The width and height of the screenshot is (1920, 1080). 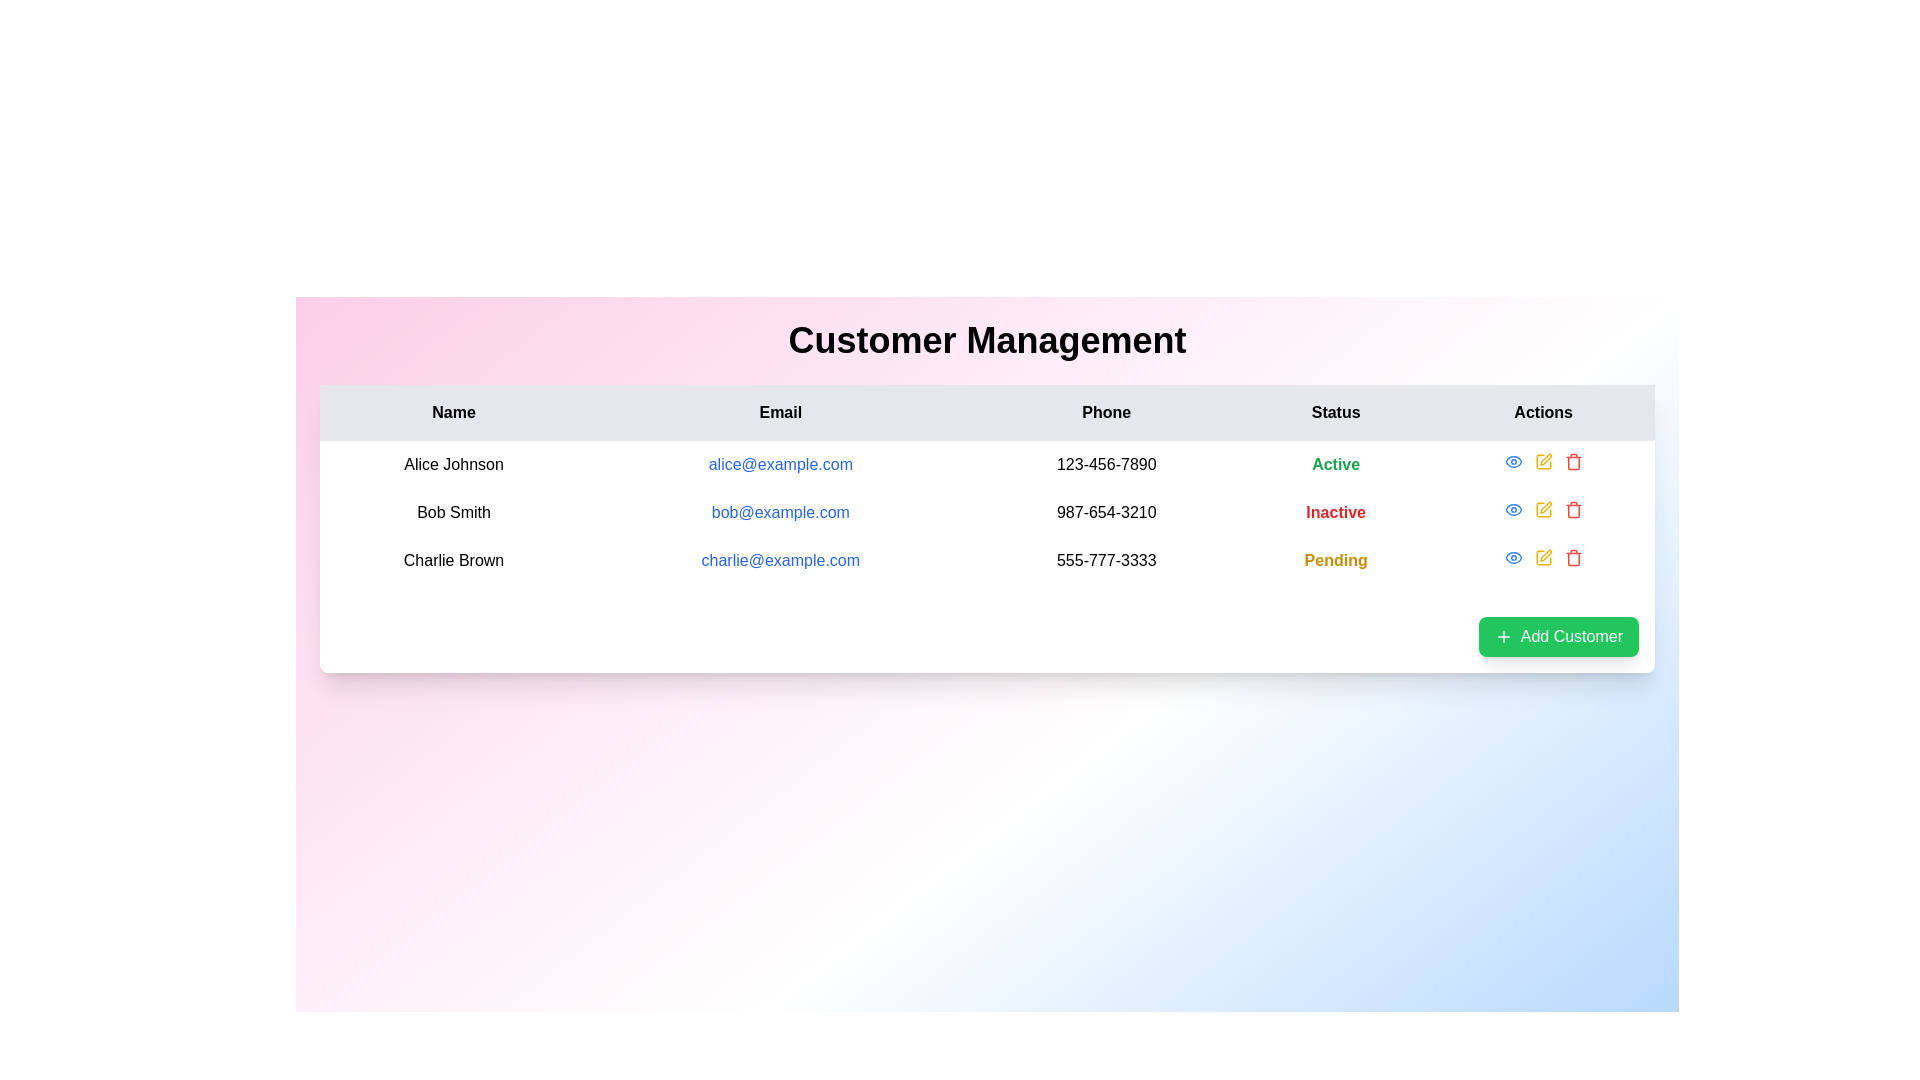 I want to click on the text label displaying 'Bob Smith' in the 'Name' column of the table, which is located in the middle row and is centered vertically within its cell, so click(x=453, y=512).